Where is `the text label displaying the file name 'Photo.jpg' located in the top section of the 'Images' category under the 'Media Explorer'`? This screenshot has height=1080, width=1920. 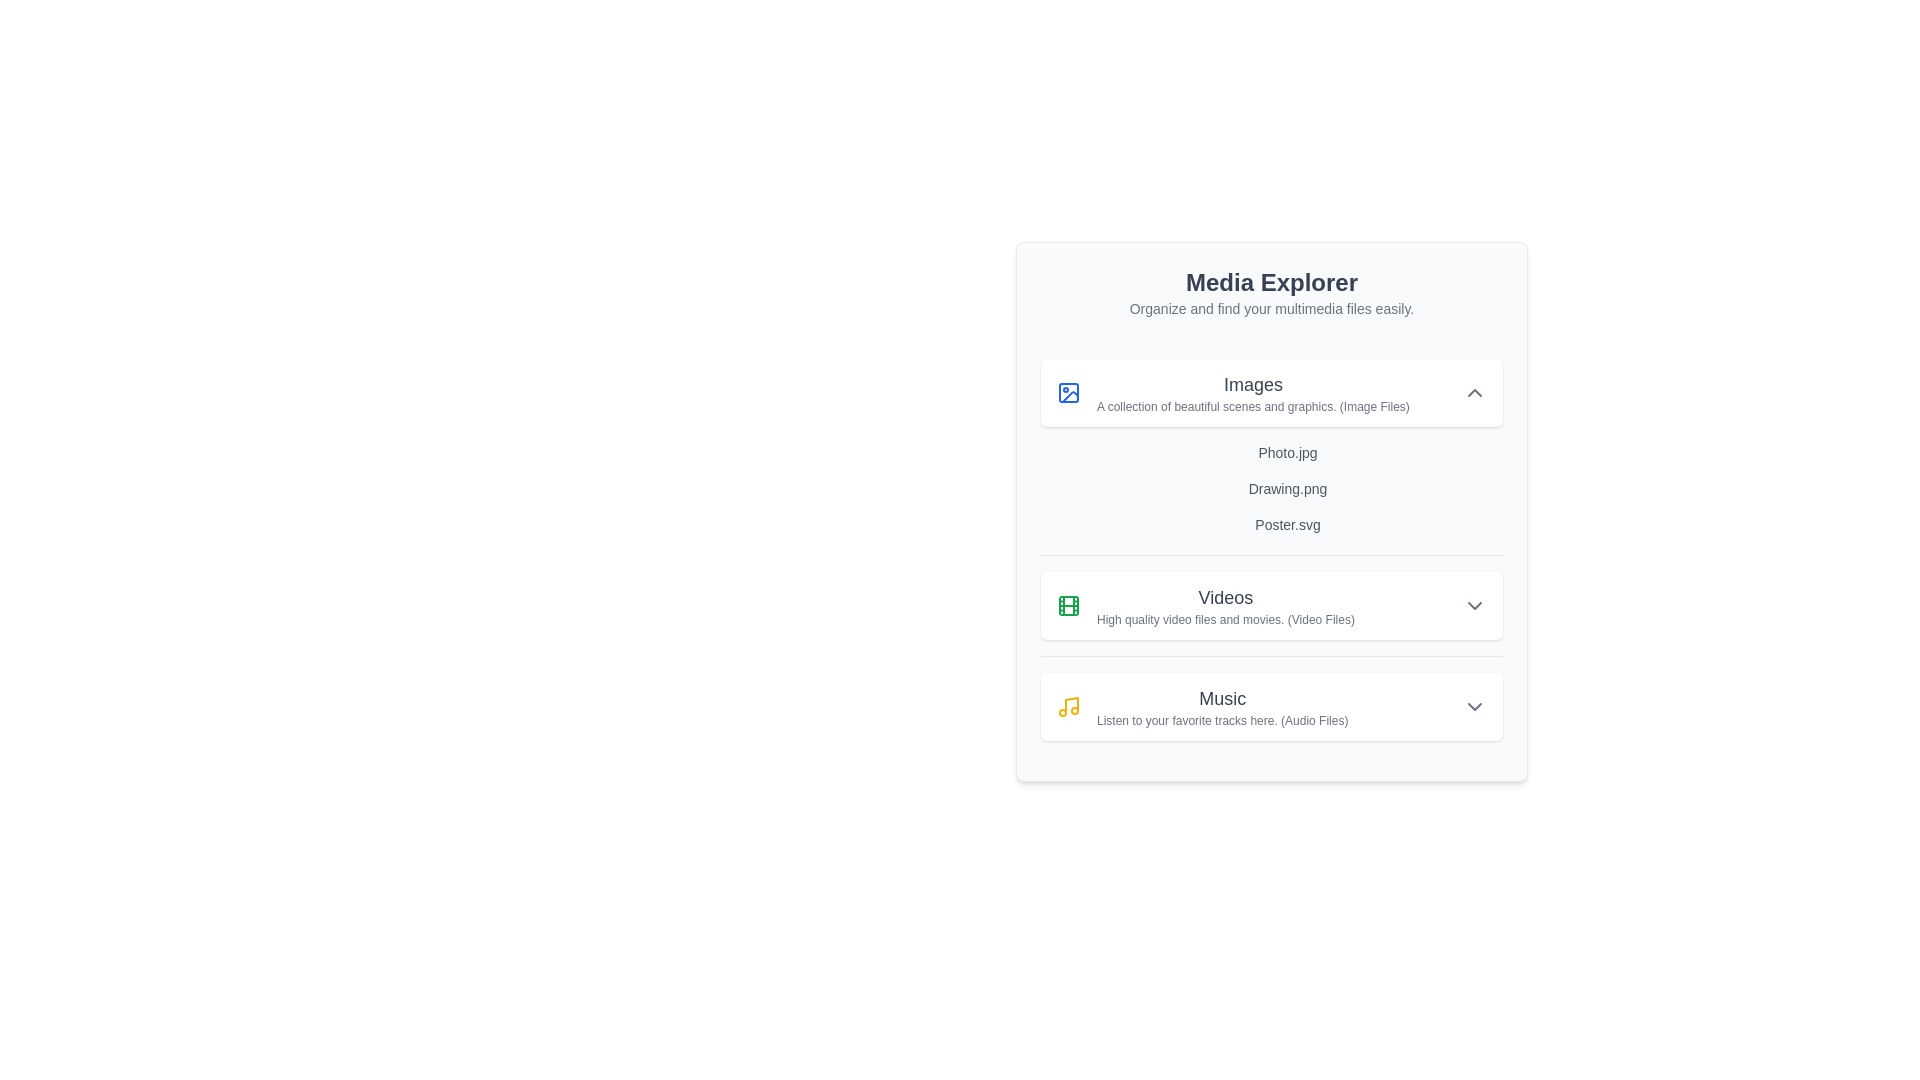
the text label displaying the file name 'Photo.jpg' located in the top section of the 'Images' category under the 'Media Explorer' is located at coordinates (1287, 452).